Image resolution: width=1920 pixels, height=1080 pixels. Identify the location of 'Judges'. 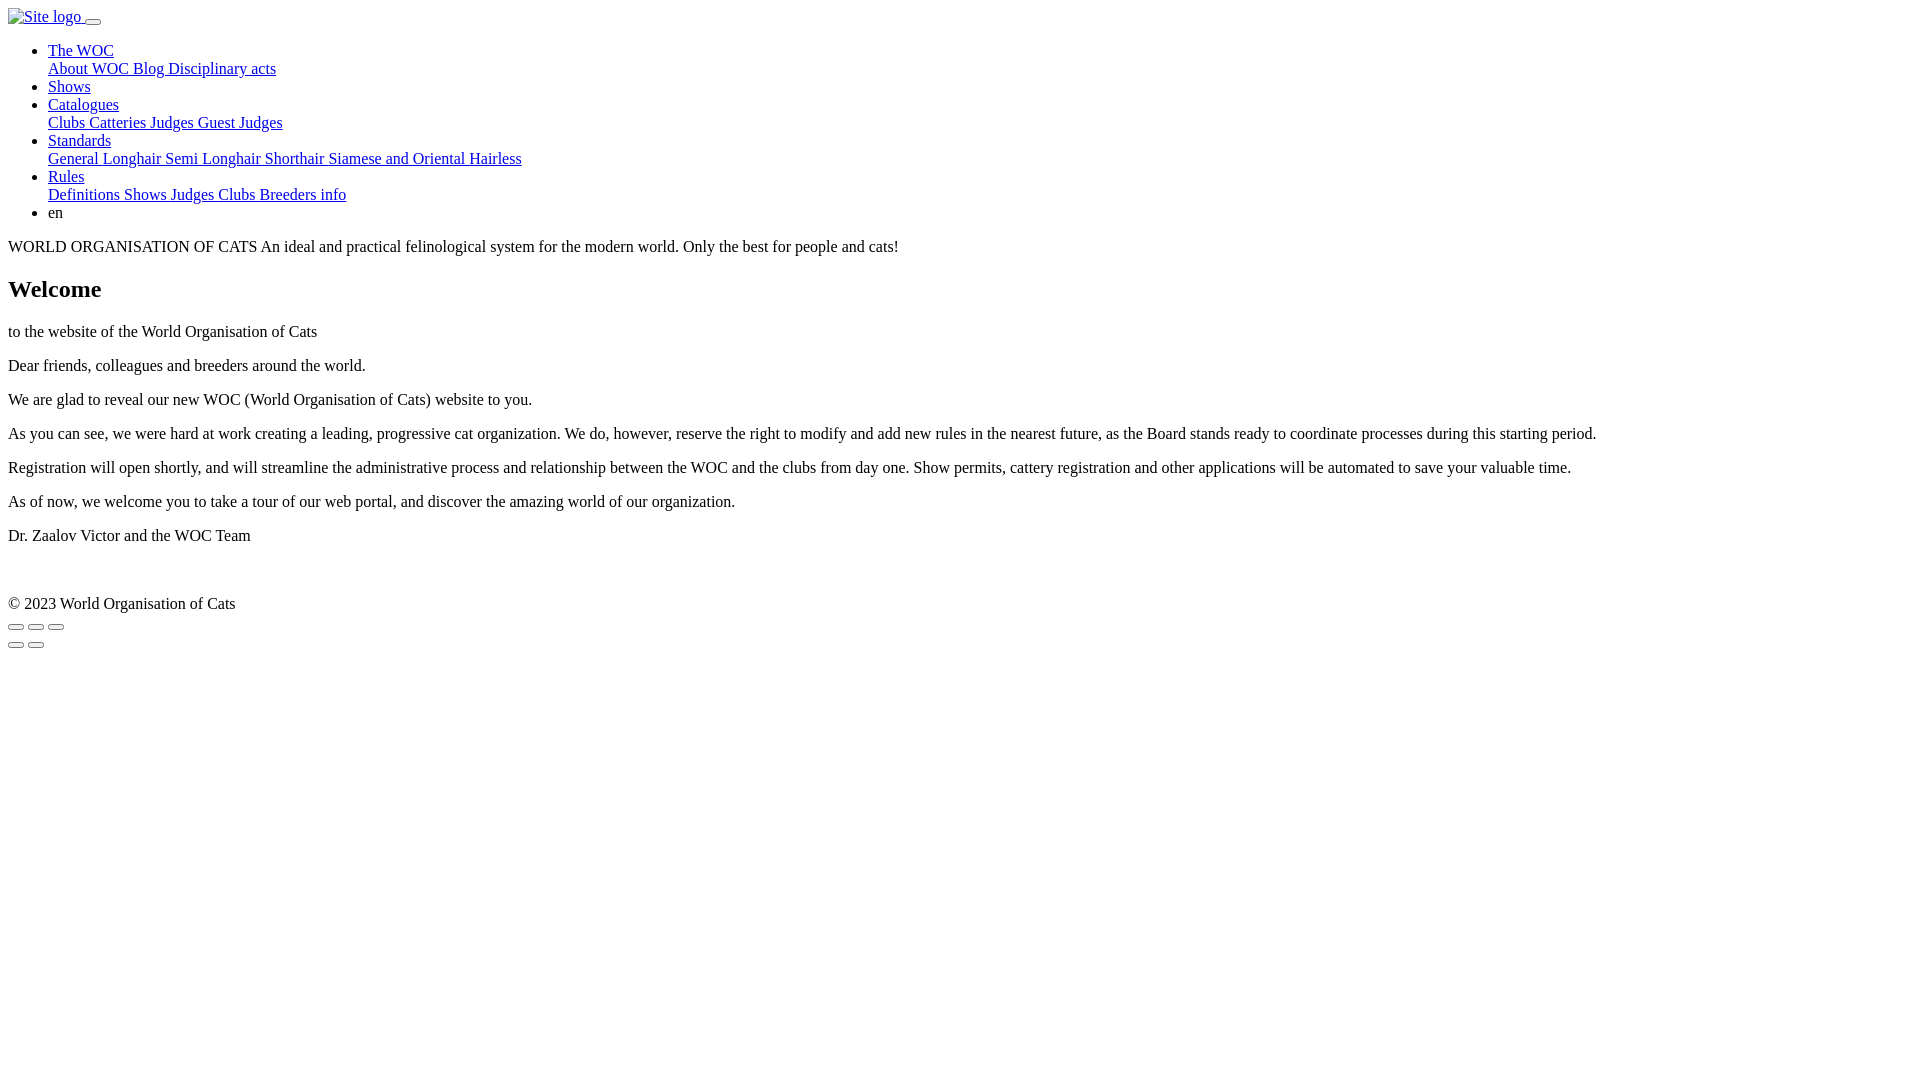
(173, 122).